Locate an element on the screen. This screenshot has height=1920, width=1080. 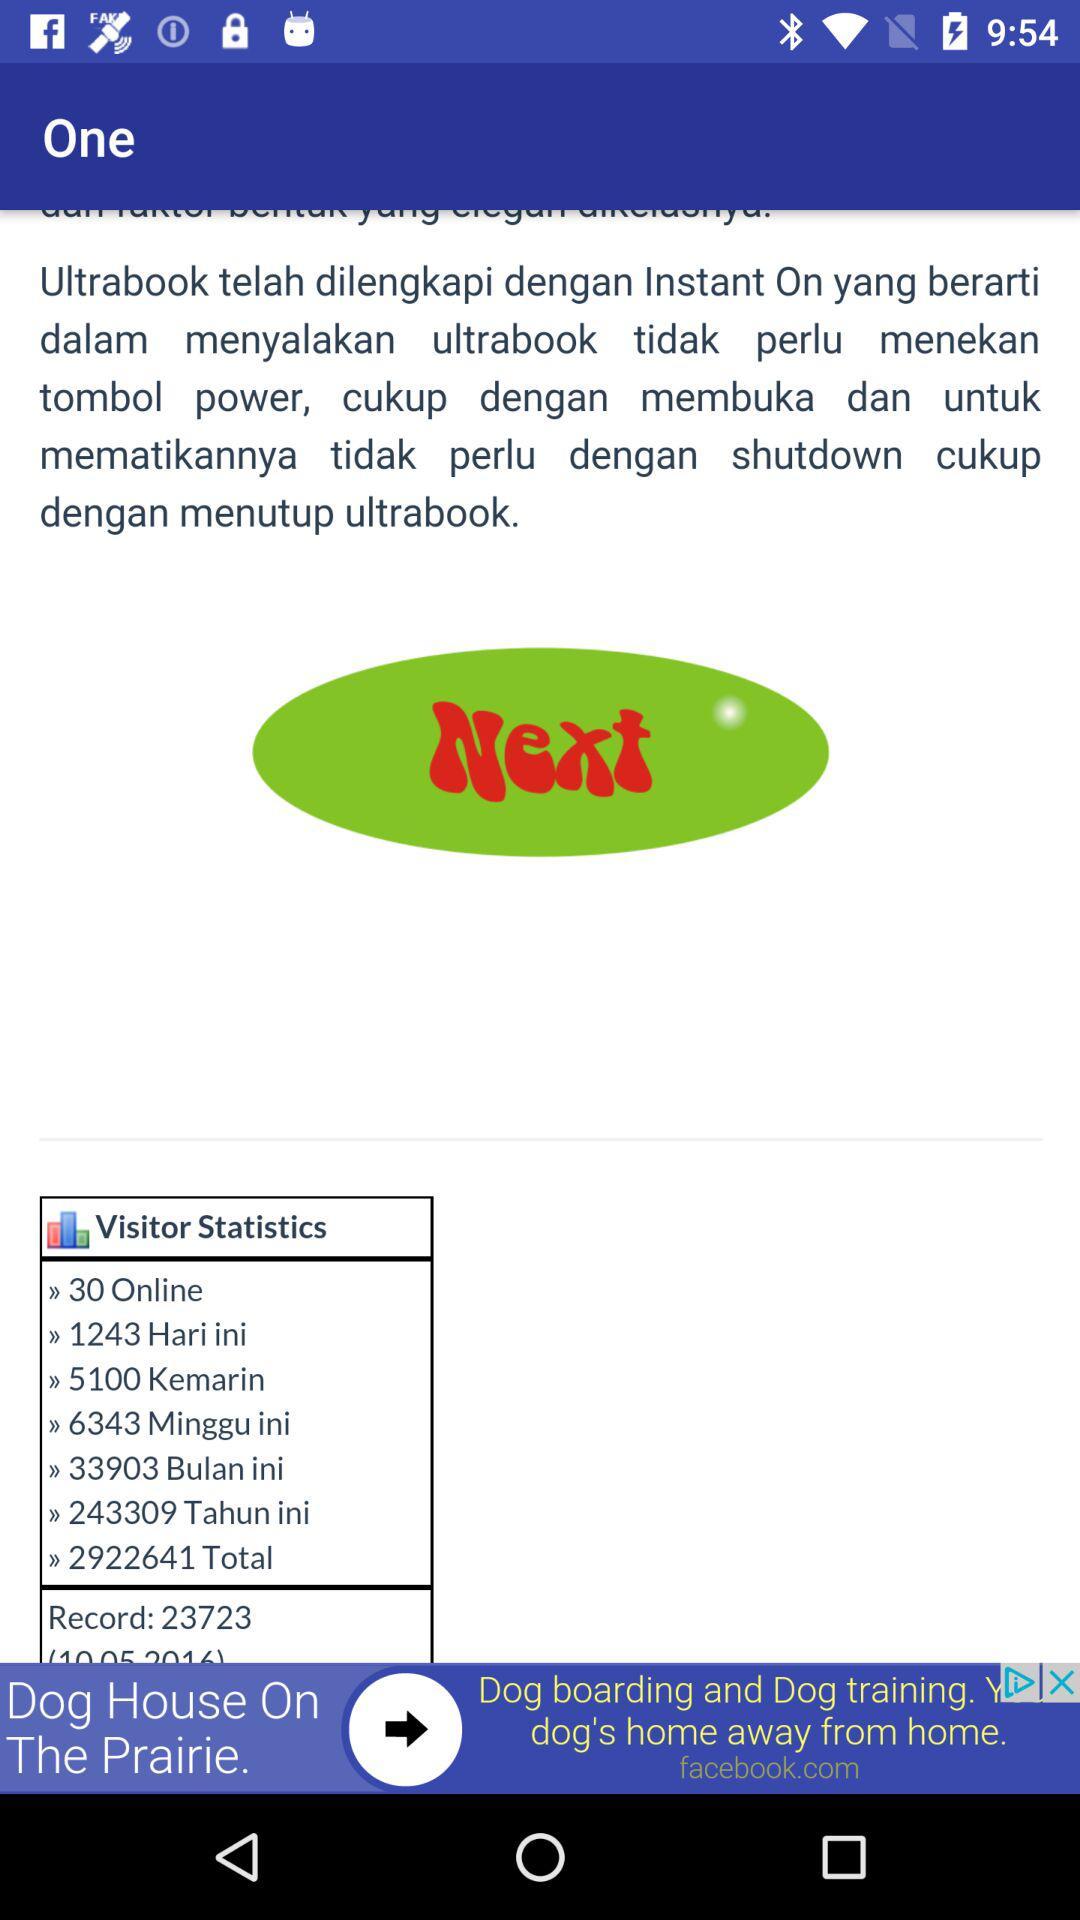
next page is located at coordinates (540, 1002).